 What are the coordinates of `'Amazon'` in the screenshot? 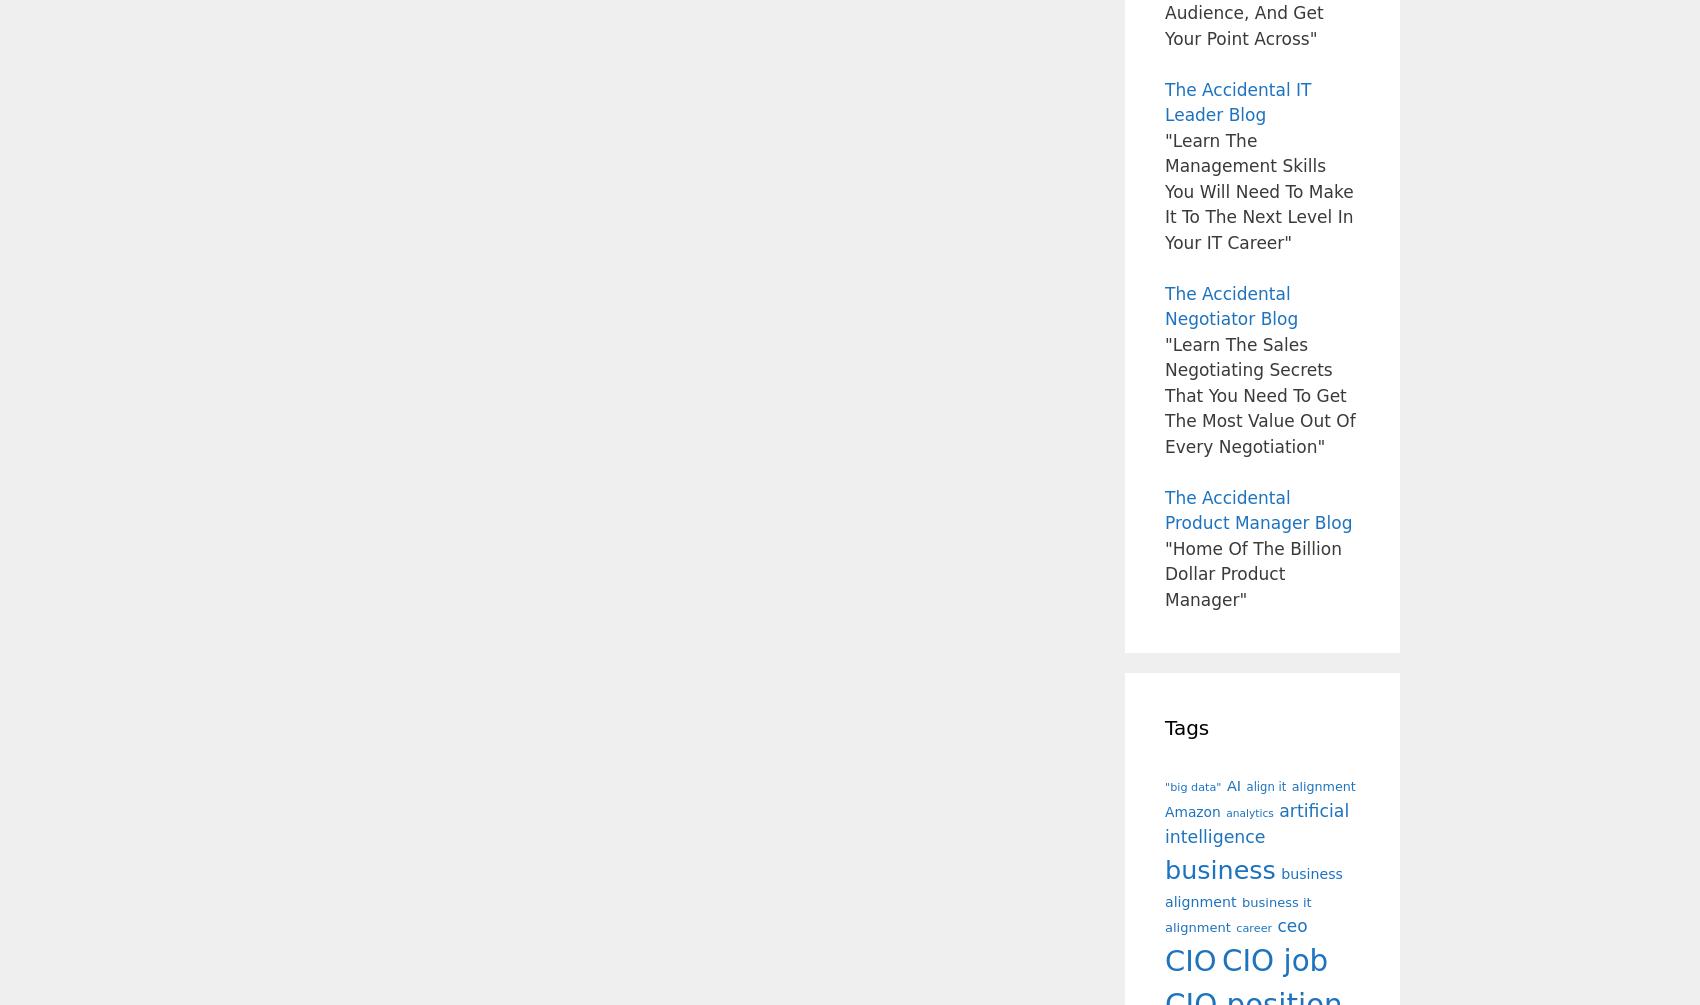 It's located at (1191, 811).